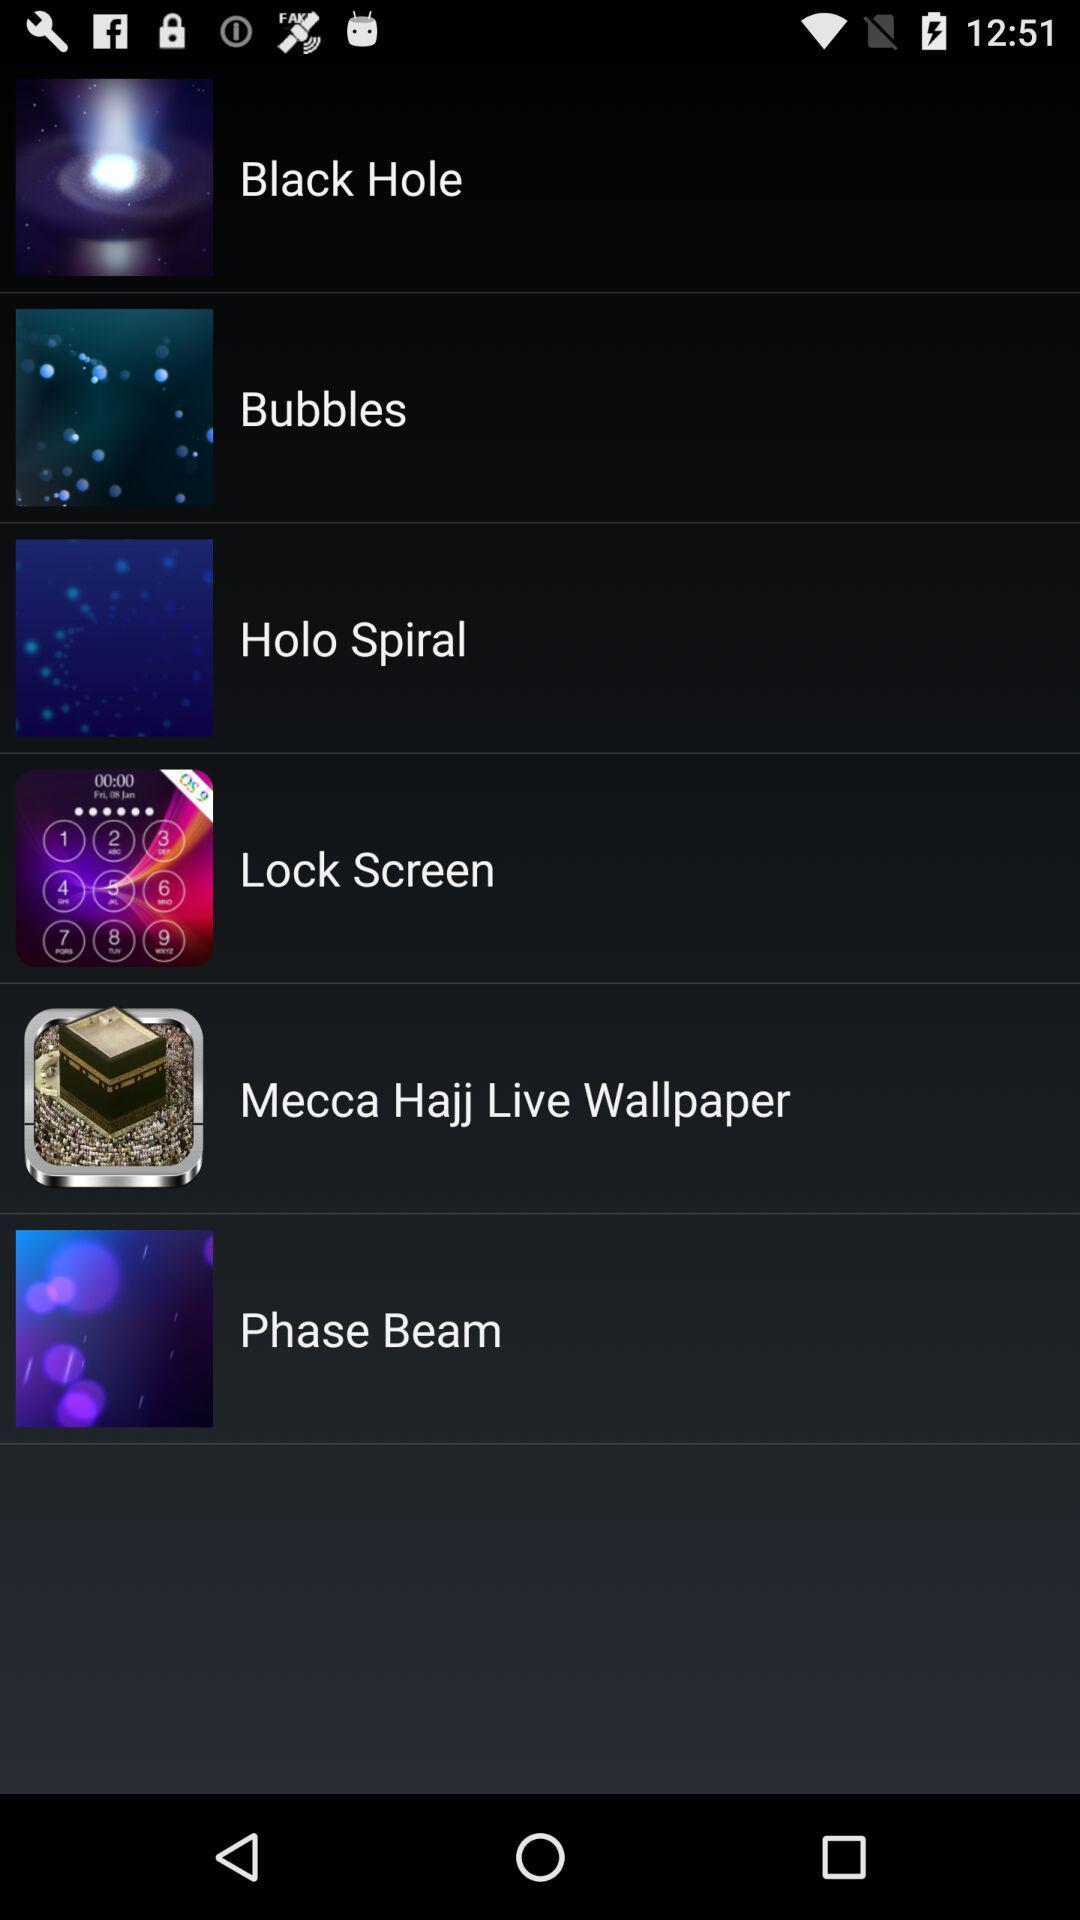 The width and height of the screenshot is (1080, 1920). Describe the element at coordinates (513, 1097) in the screenshot. I see `item above the phase beam app` at that location.